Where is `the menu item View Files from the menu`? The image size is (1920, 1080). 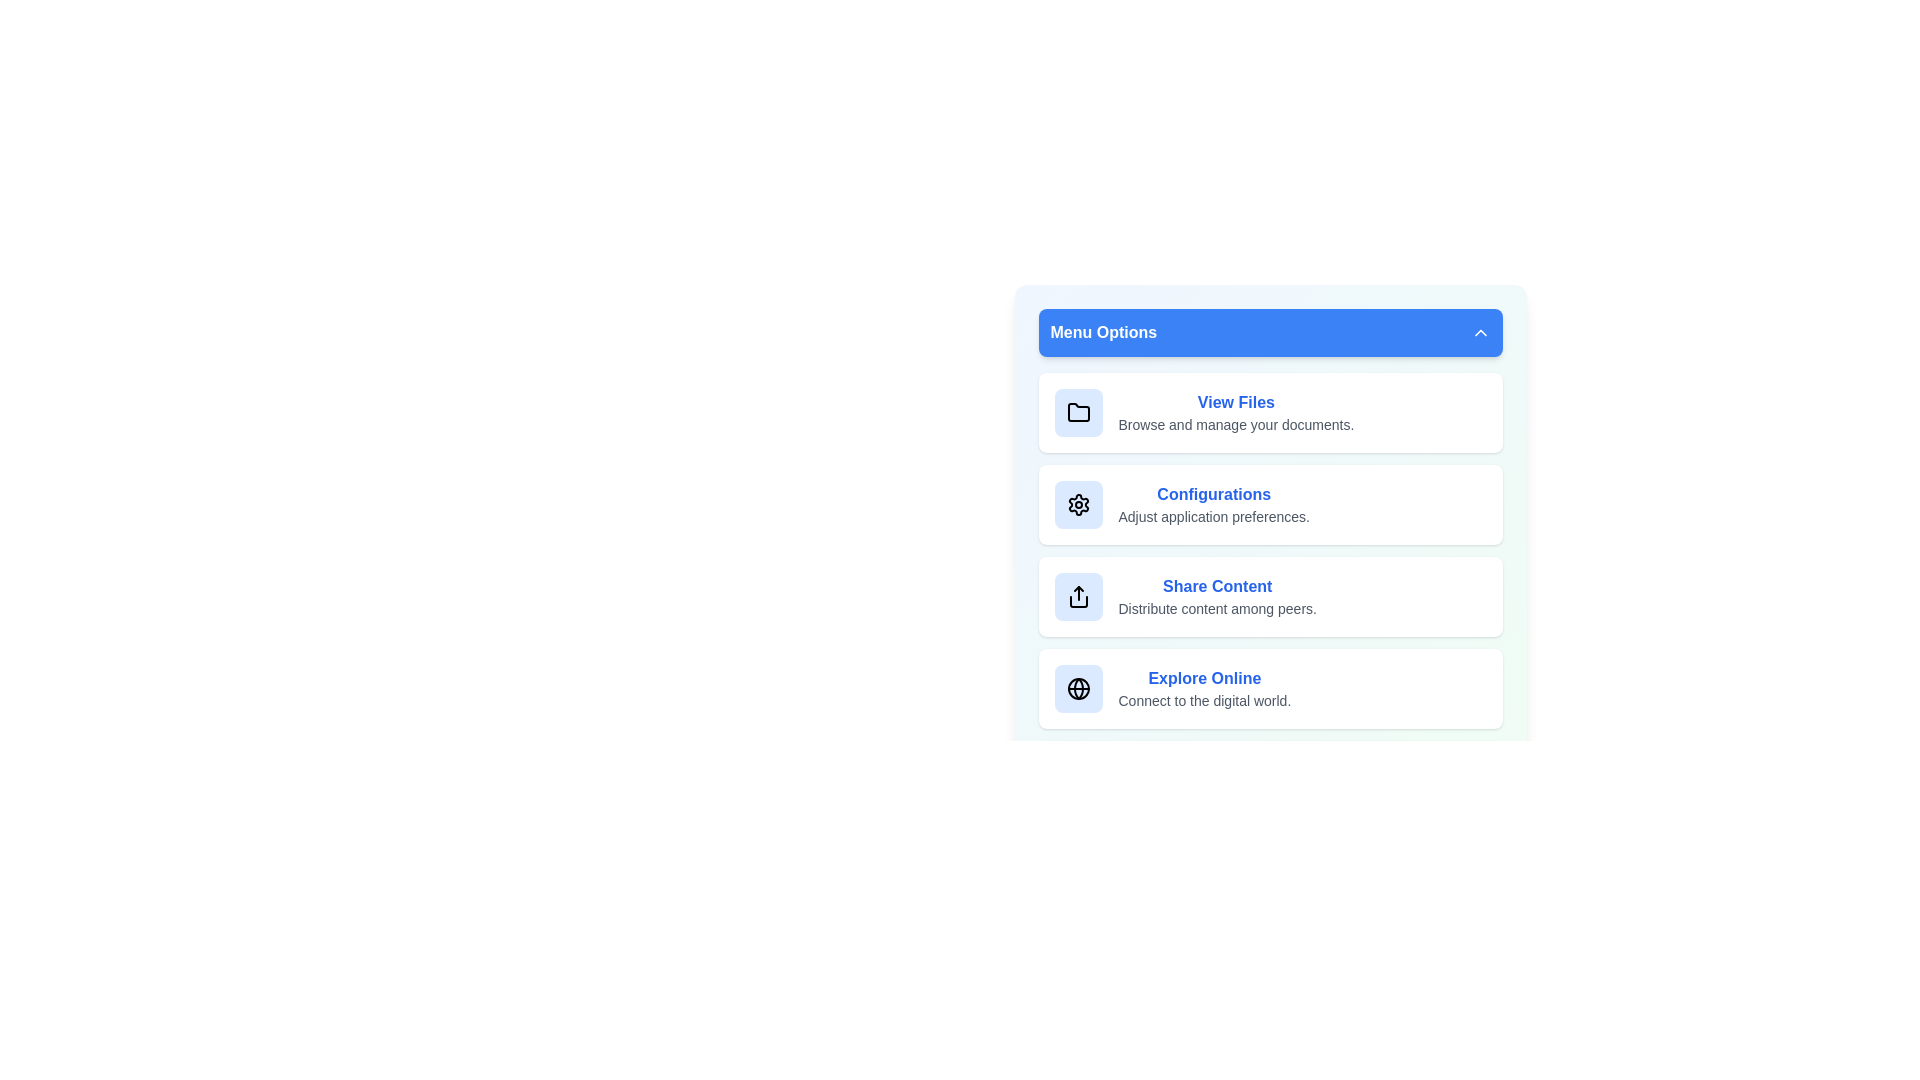
the menu item View Files from the menu is located at coordinates (1269, 411).